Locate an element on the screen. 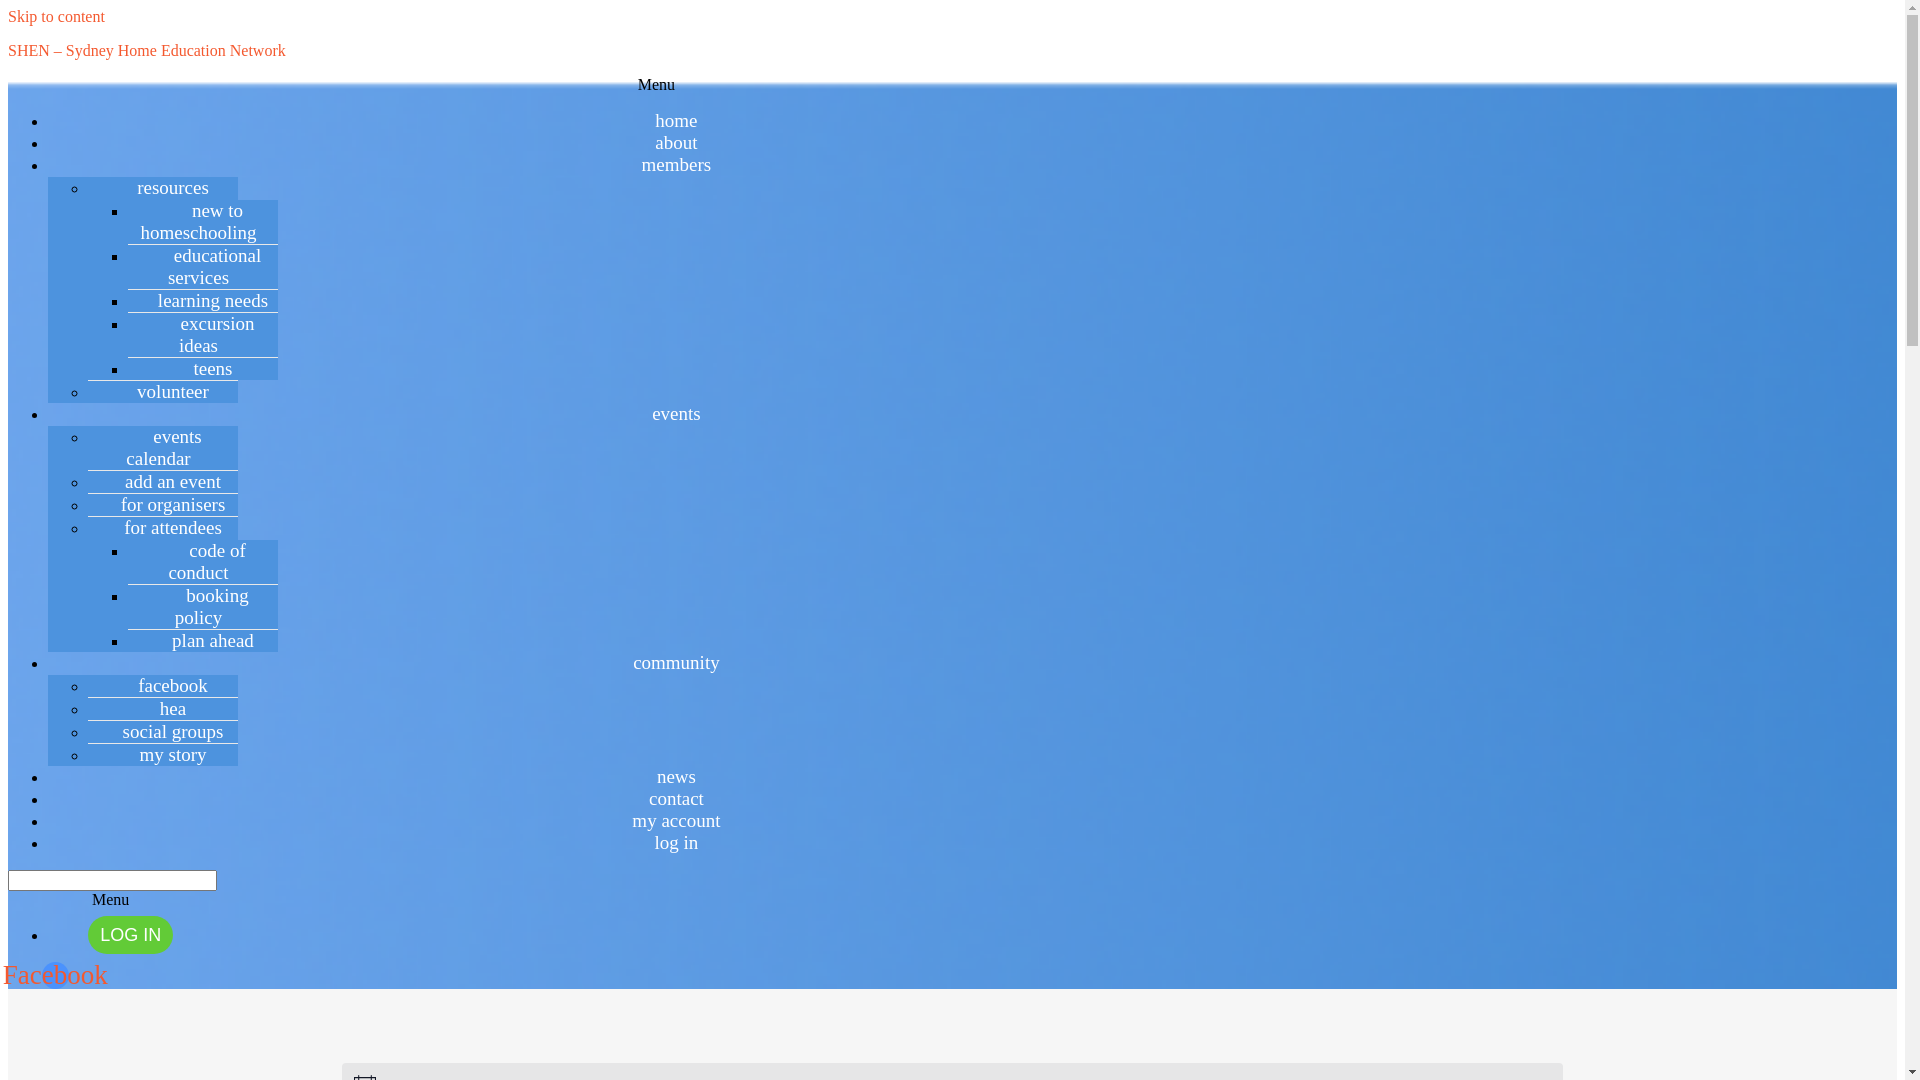  'hea' is located at coordinates (163, 707).